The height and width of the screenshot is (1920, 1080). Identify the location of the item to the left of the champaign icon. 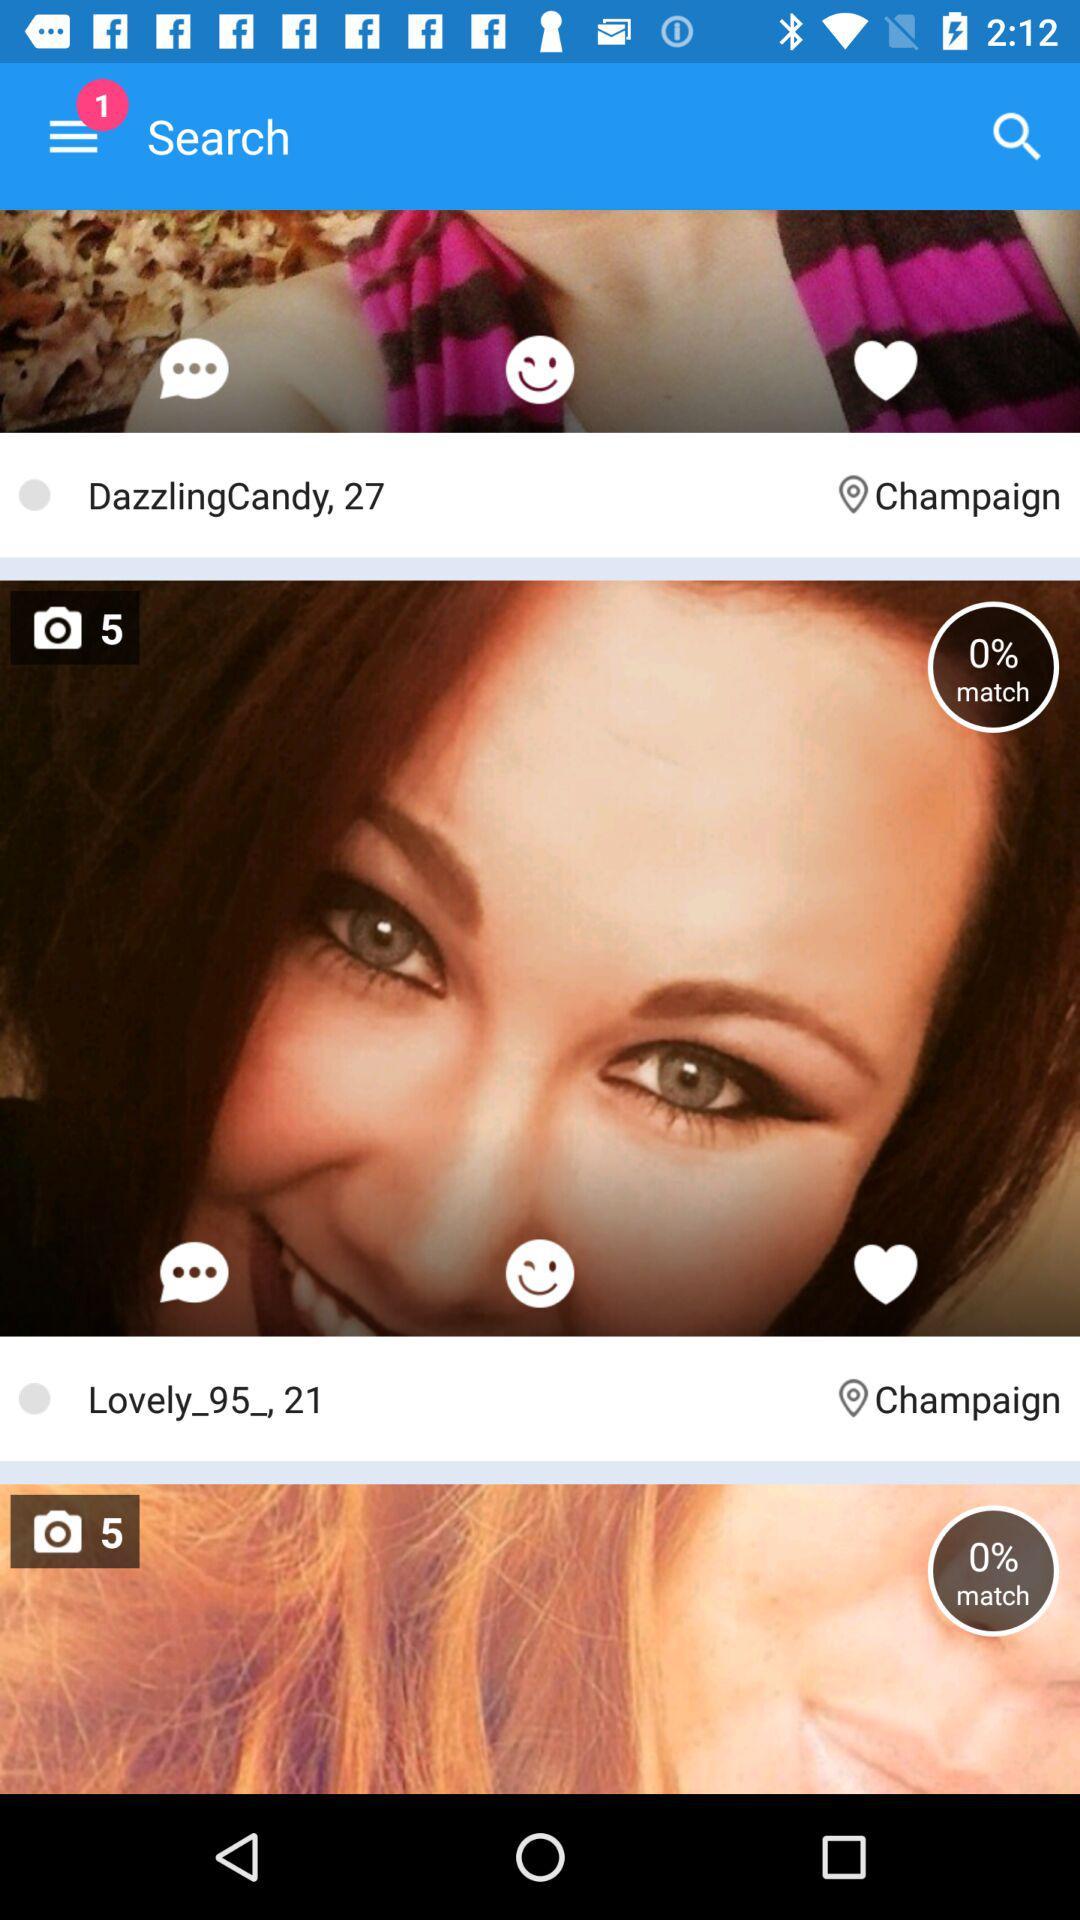
(450, 494).